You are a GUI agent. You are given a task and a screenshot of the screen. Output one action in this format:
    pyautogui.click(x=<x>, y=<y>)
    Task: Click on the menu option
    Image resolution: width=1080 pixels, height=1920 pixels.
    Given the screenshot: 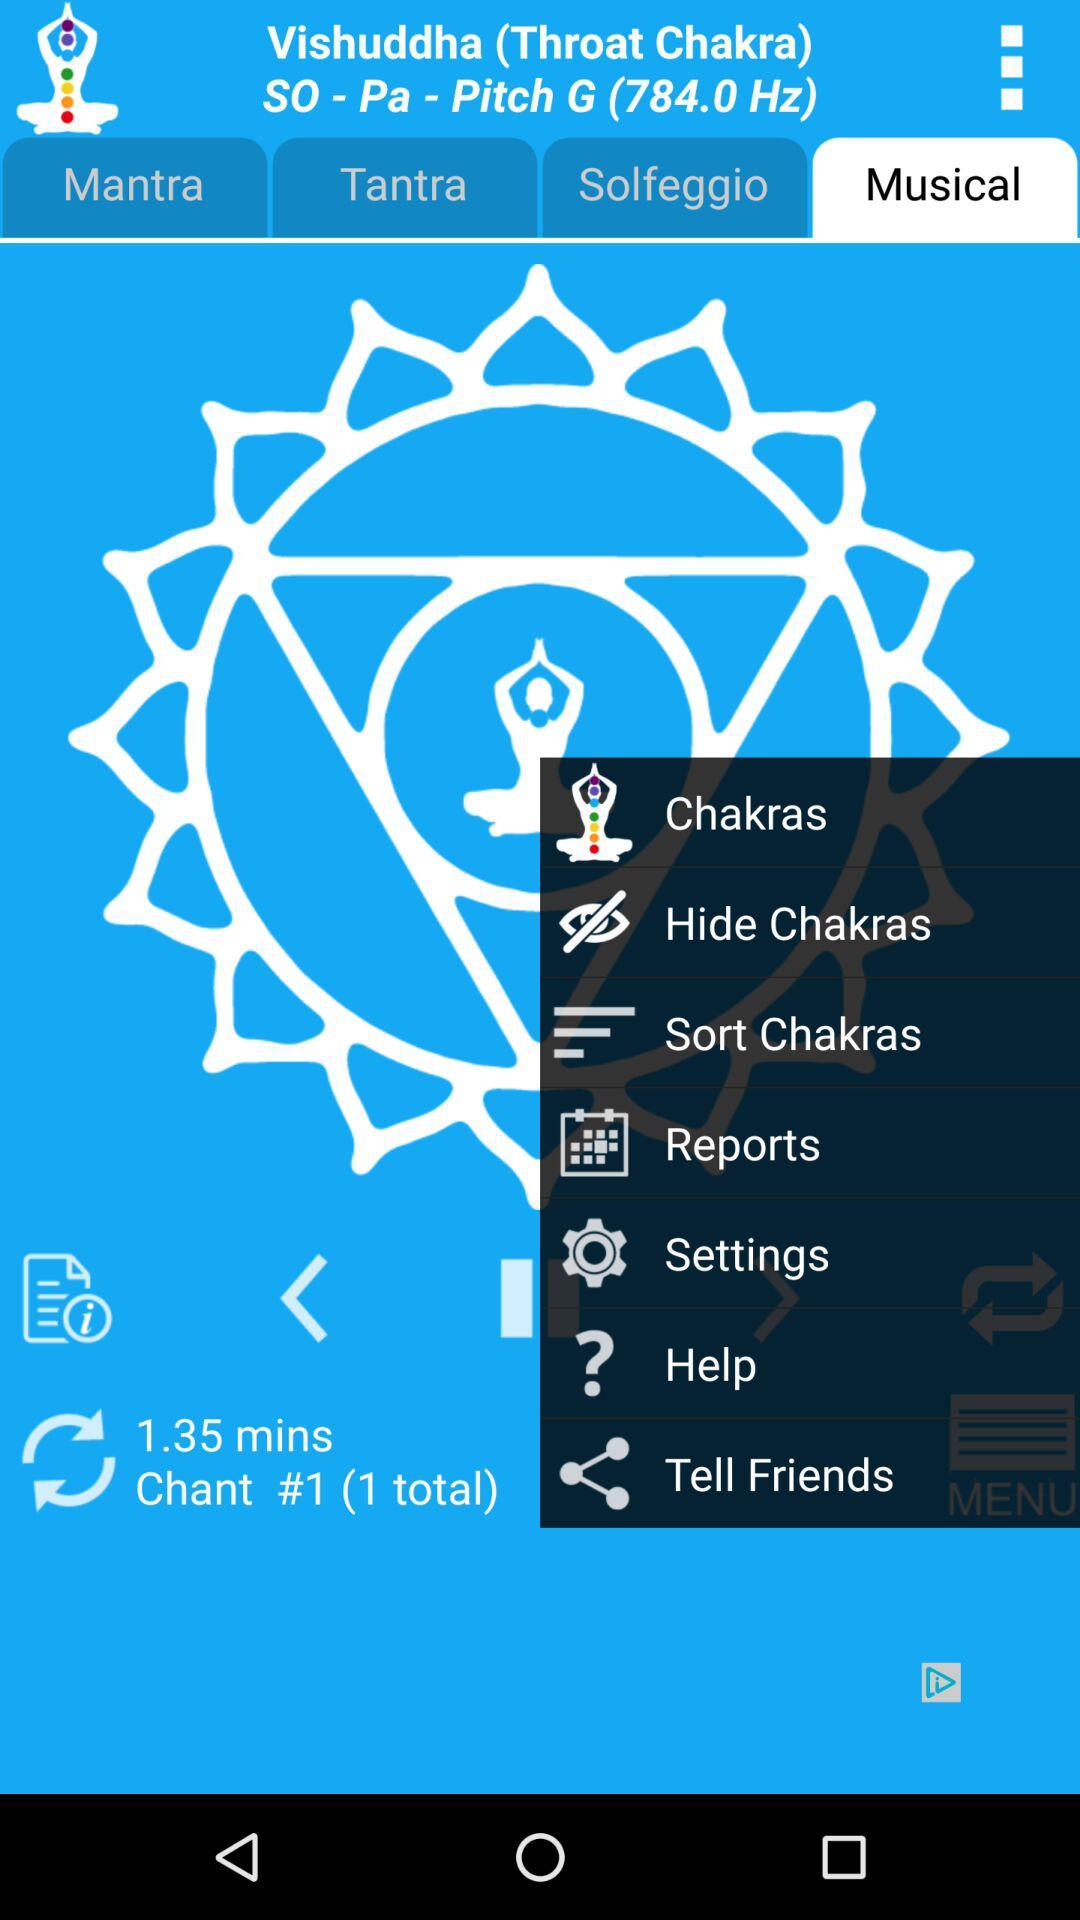 What is the action you would take?
    pyautogui.click(x=1012, y=67)
    